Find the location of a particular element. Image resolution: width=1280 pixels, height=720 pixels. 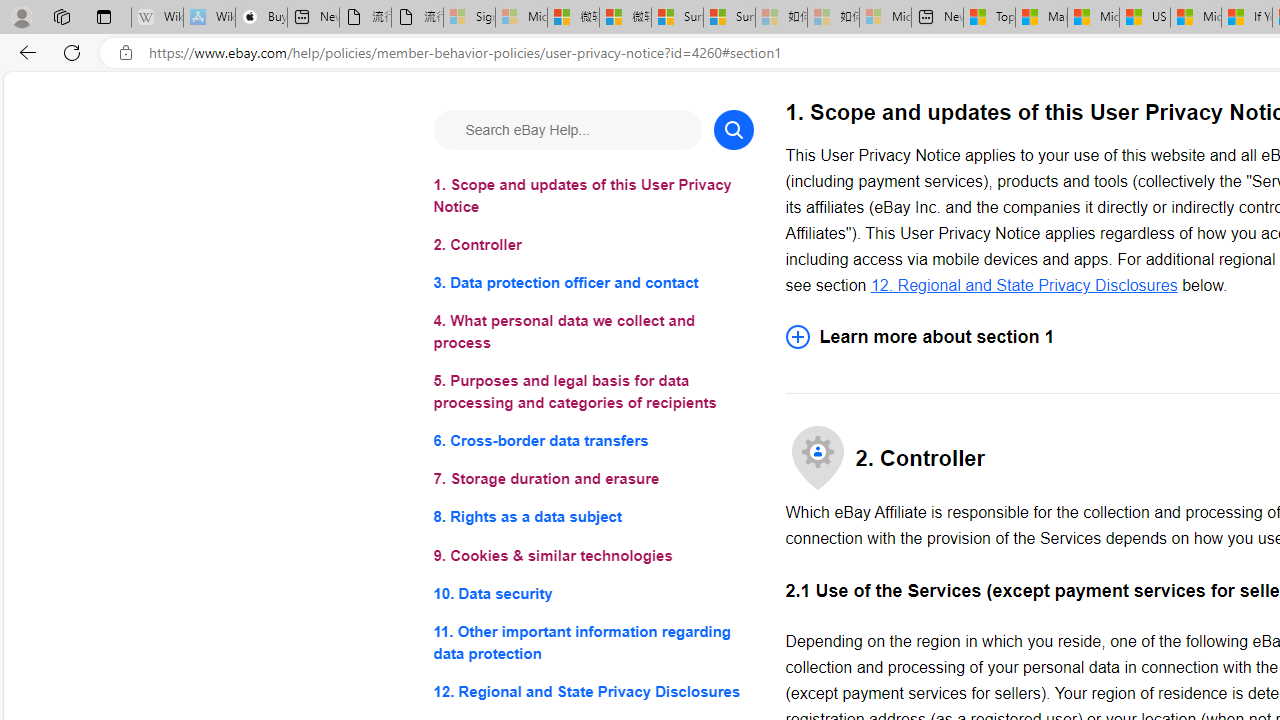

'Microsoft account | Account Checkup - Sleeping' is located at coordinates (884, 17).